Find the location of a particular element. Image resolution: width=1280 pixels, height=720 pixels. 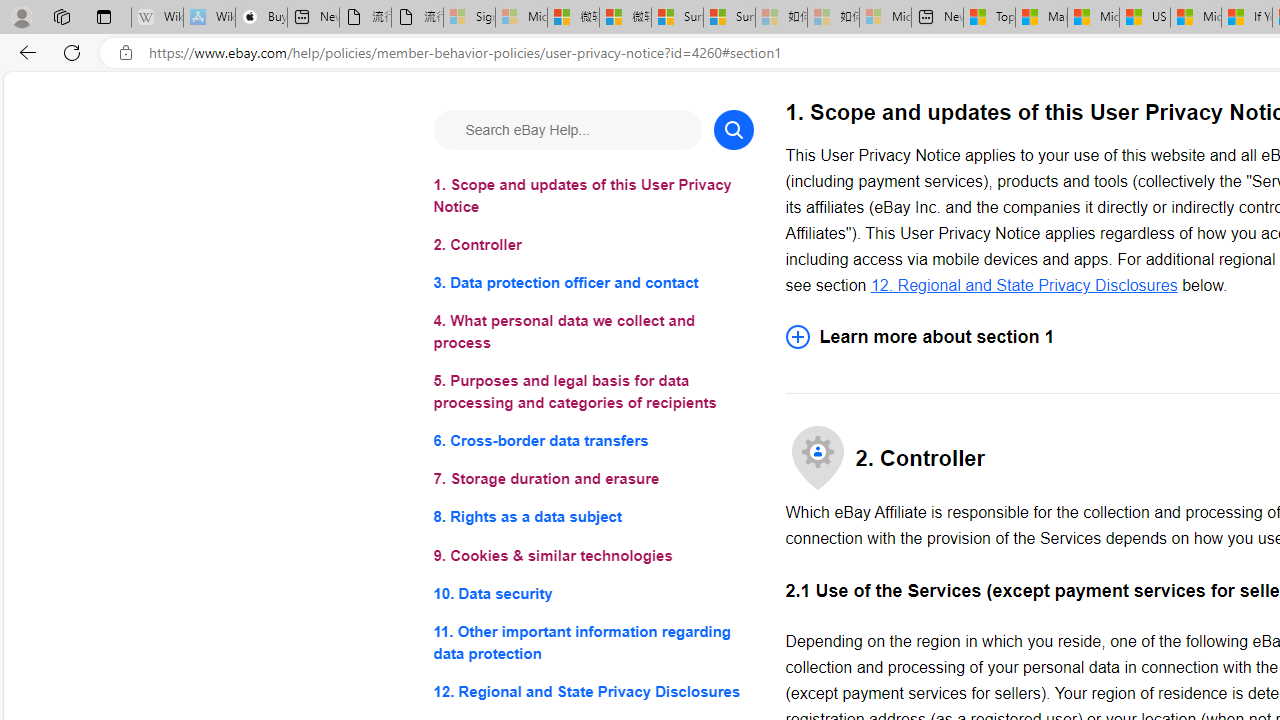

'Microsoft account | Account Checkup - Sleeping' is located at coordinates (884, 17).